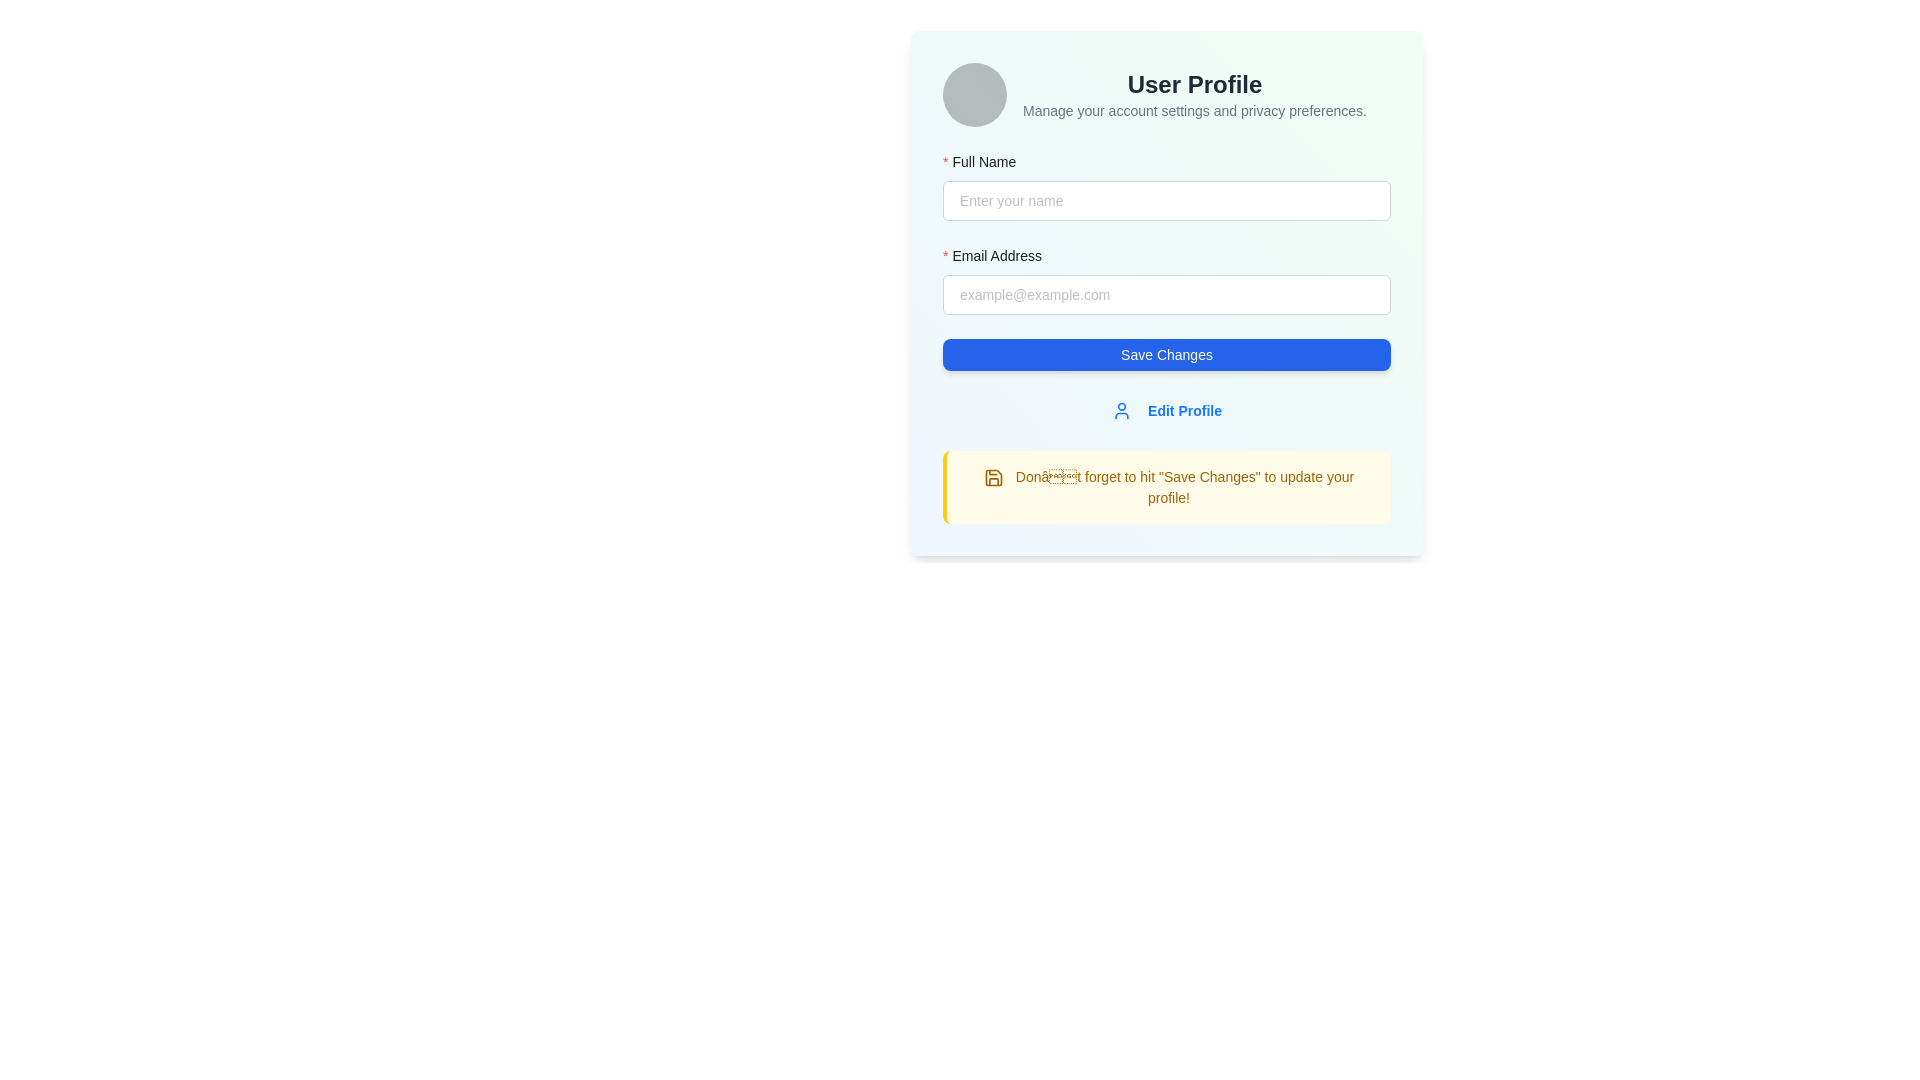 The image size is (1920, 1080). I want to click on the email address label located within the form layout, situated directly below the 'Full Name' field label and above the email input box, so click(999, 254).